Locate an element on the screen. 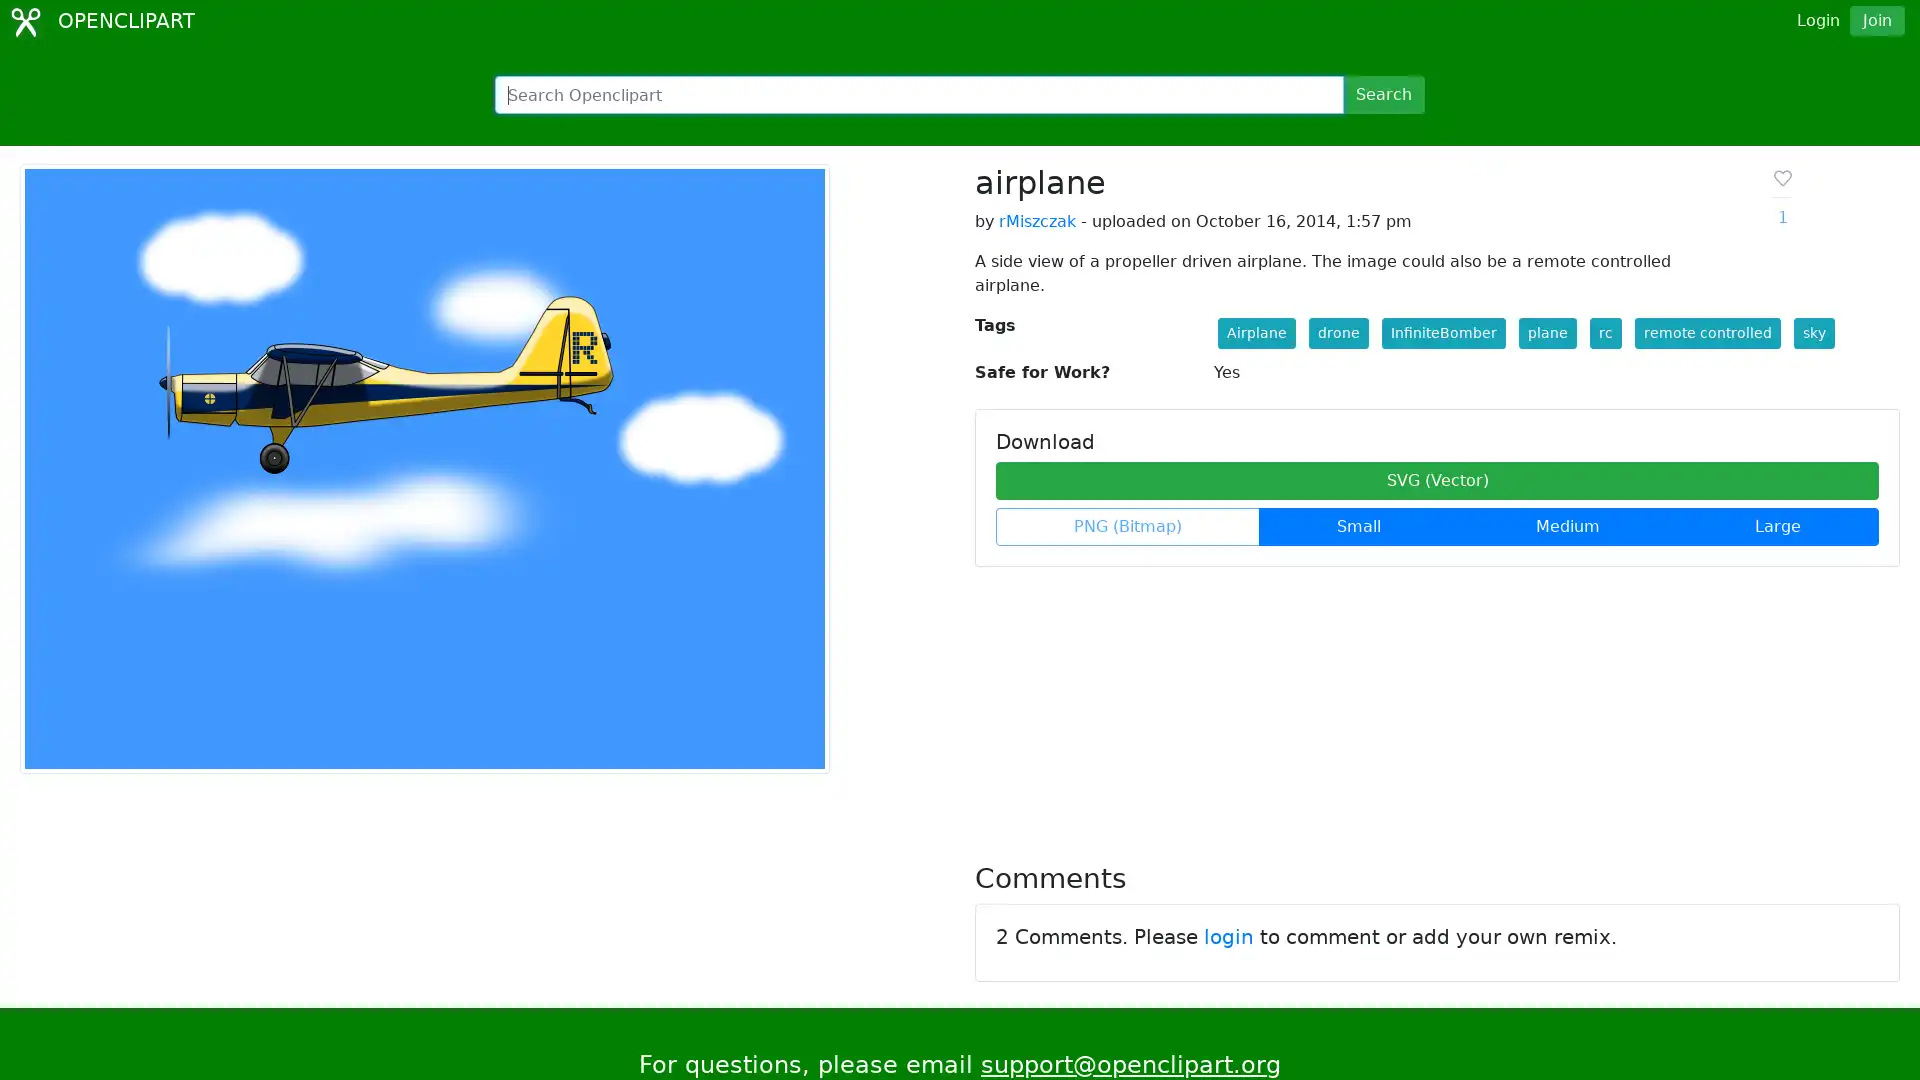  remote controlled is located at coordinates (1706, 332).